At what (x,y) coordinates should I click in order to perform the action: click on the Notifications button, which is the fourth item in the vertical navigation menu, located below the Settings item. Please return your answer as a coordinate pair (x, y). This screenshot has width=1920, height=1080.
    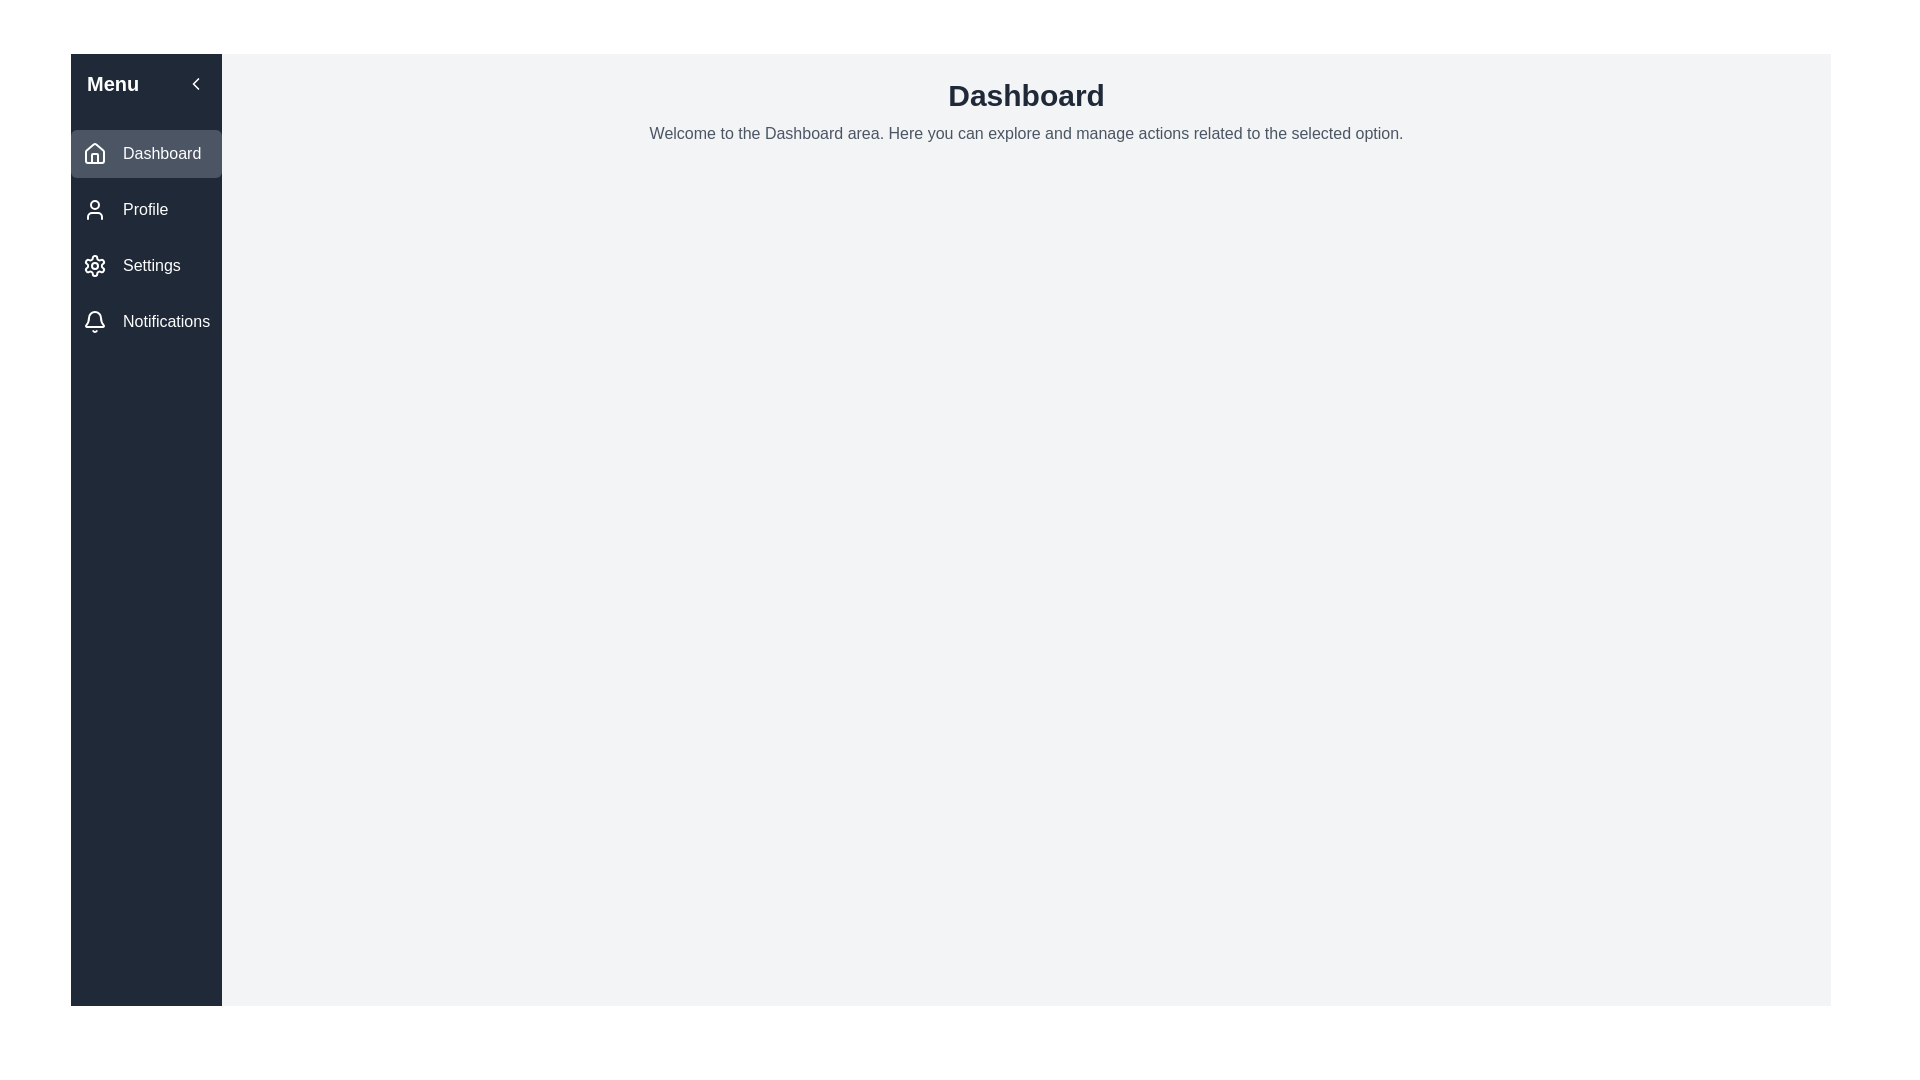
    Looking at the image, I should click on (145, 320).